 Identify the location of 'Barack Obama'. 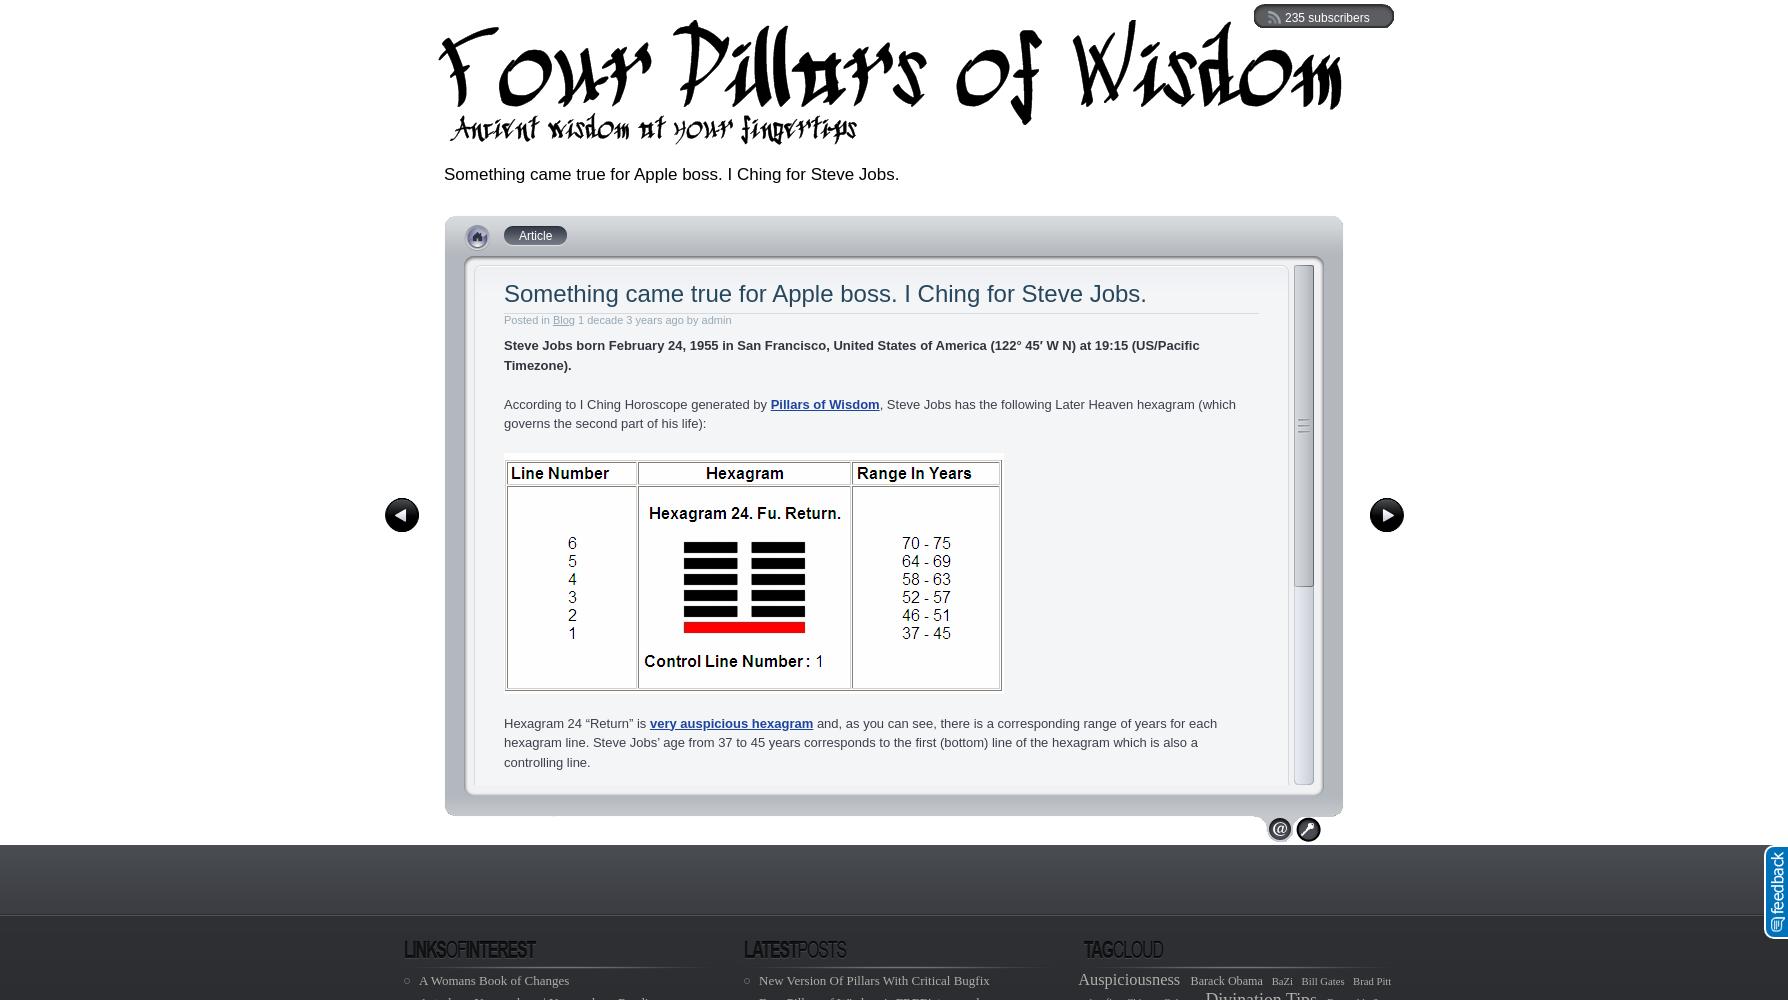
(1225, 980).